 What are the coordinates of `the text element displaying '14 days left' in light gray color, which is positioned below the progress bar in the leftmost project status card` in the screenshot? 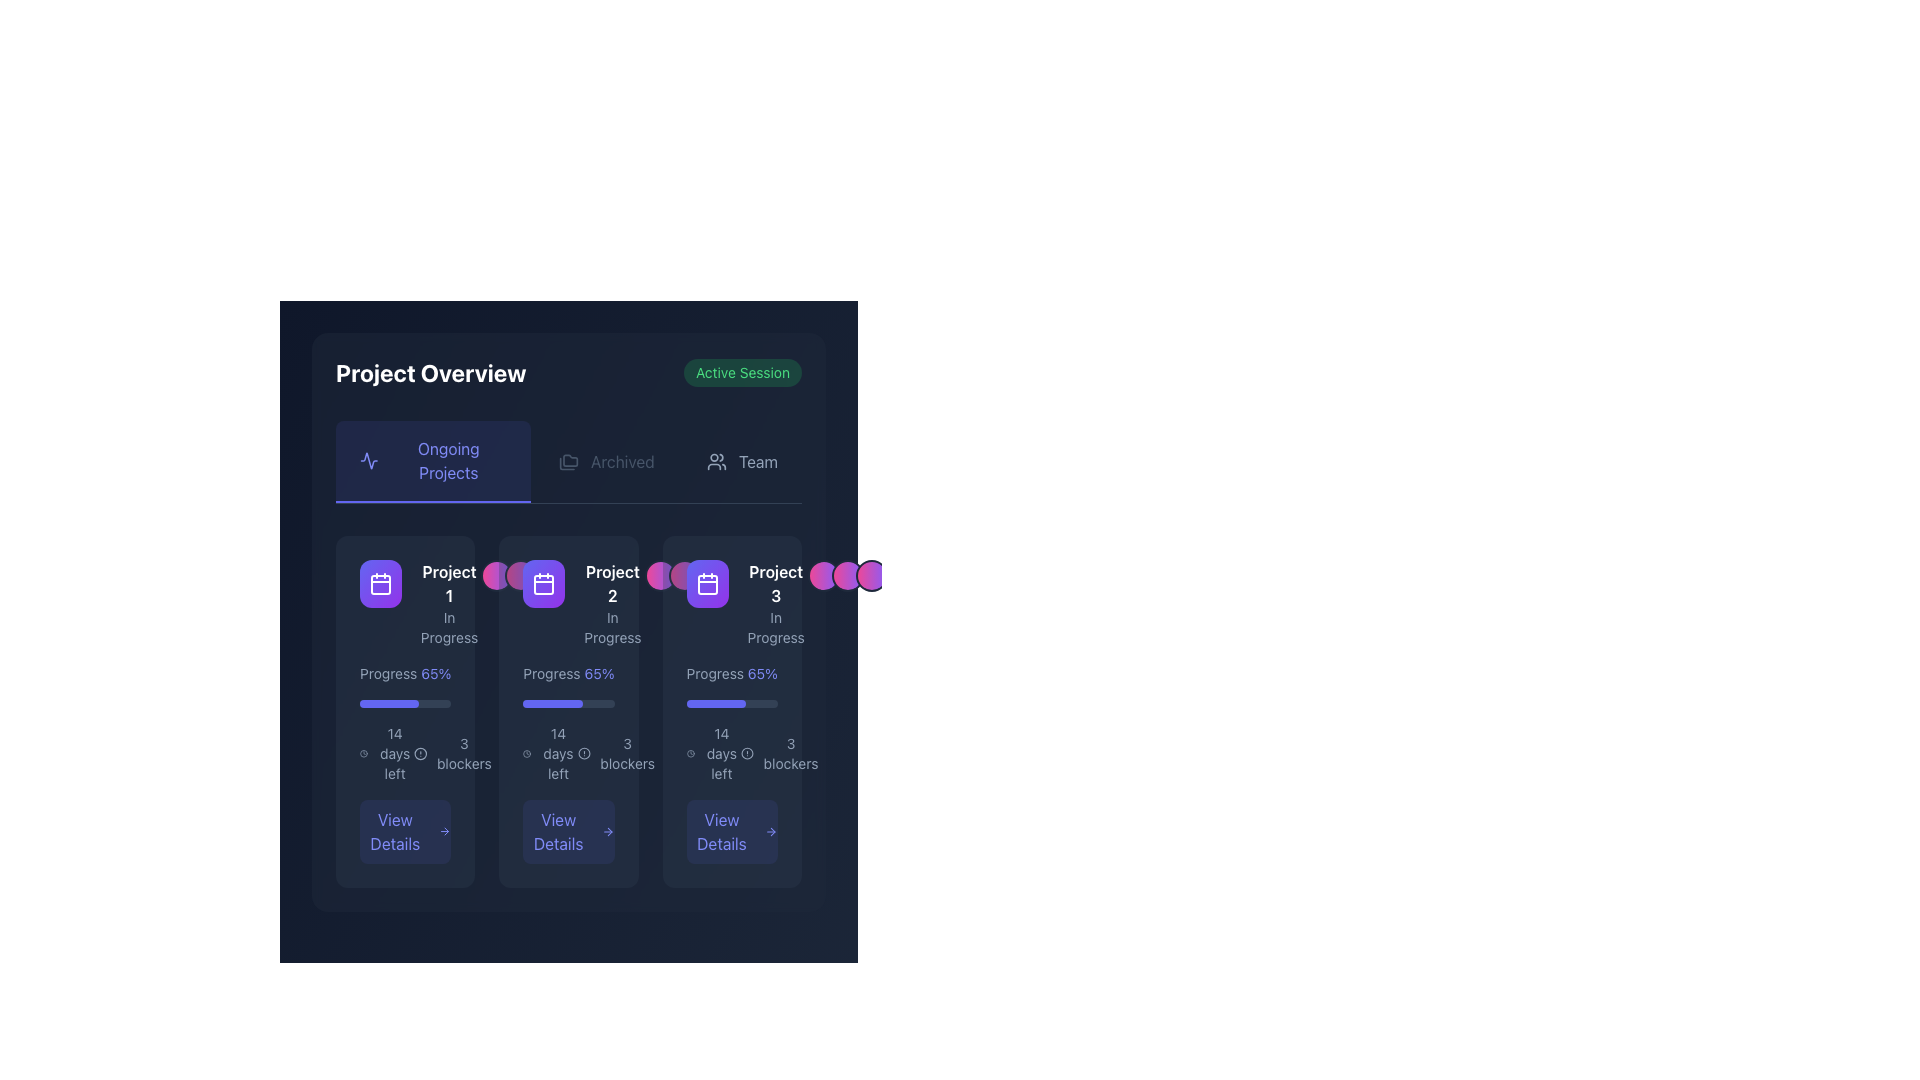 It's located at (387, 753).